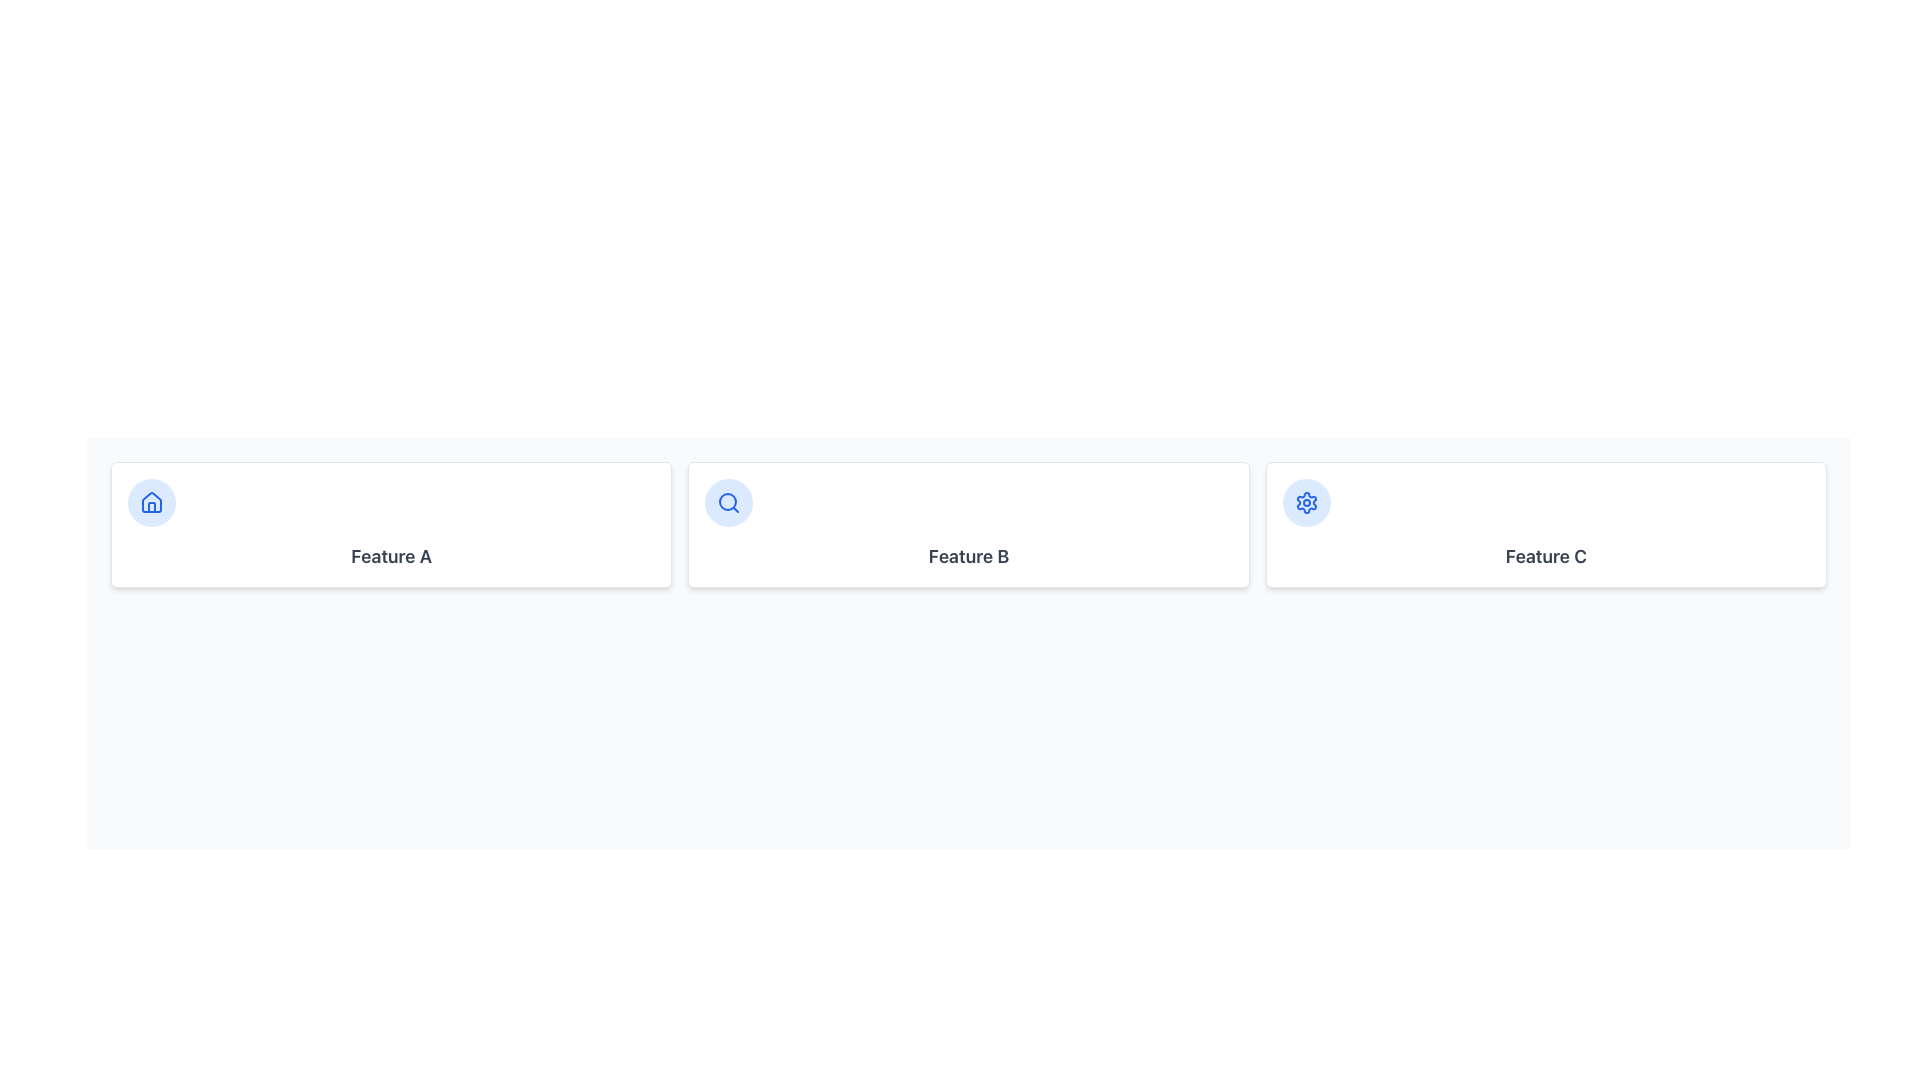 Image resolution: width=1920 pixels, height=1080 pixels. I want to click on the blue gear icon located at the top-left corner inside the 'Feature C' card, which is the rightmost card in a horizontal group of three cards, so click(1306, 501).